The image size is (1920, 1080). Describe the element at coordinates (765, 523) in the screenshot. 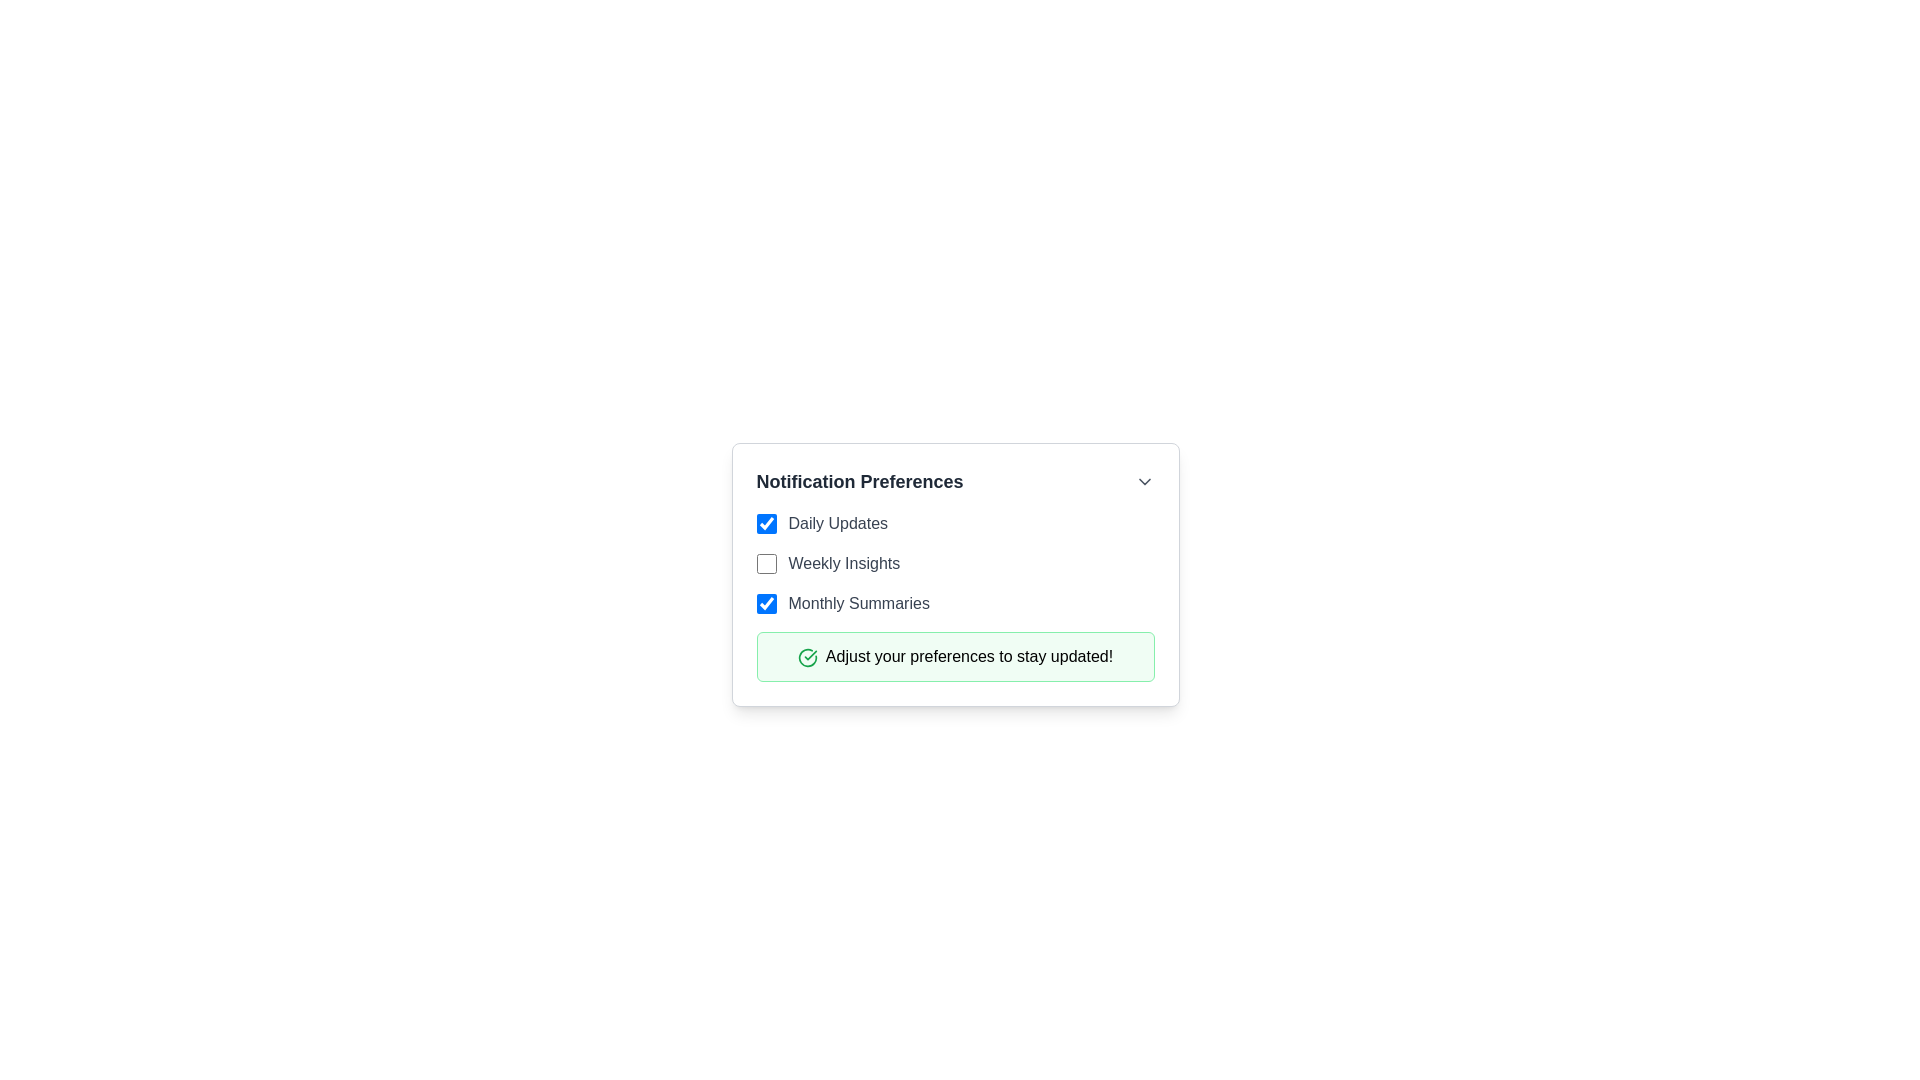

I see `the 'Daily Updates' checkbox by navigating to it` at that location.